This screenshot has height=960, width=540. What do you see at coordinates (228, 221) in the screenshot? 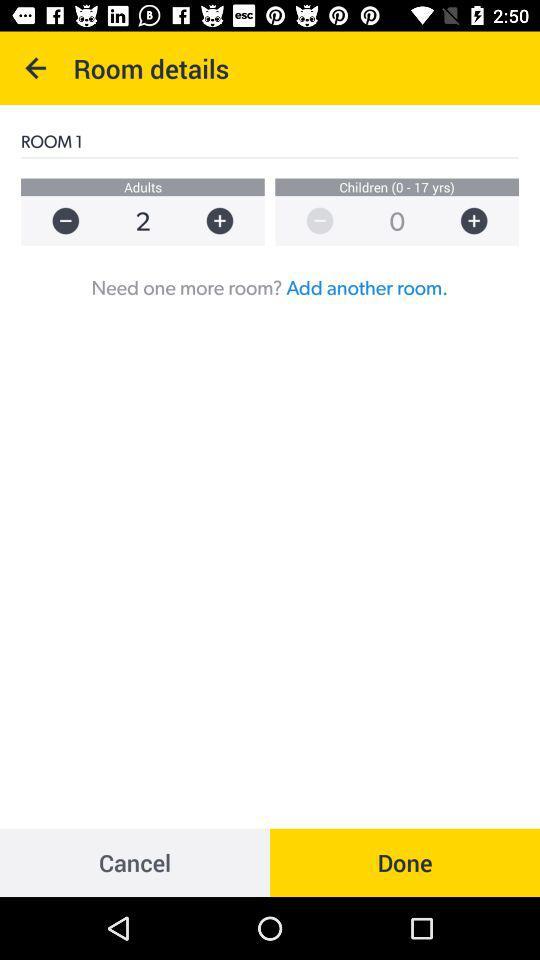
I see `plus 1` at bounding box center [228, 221].